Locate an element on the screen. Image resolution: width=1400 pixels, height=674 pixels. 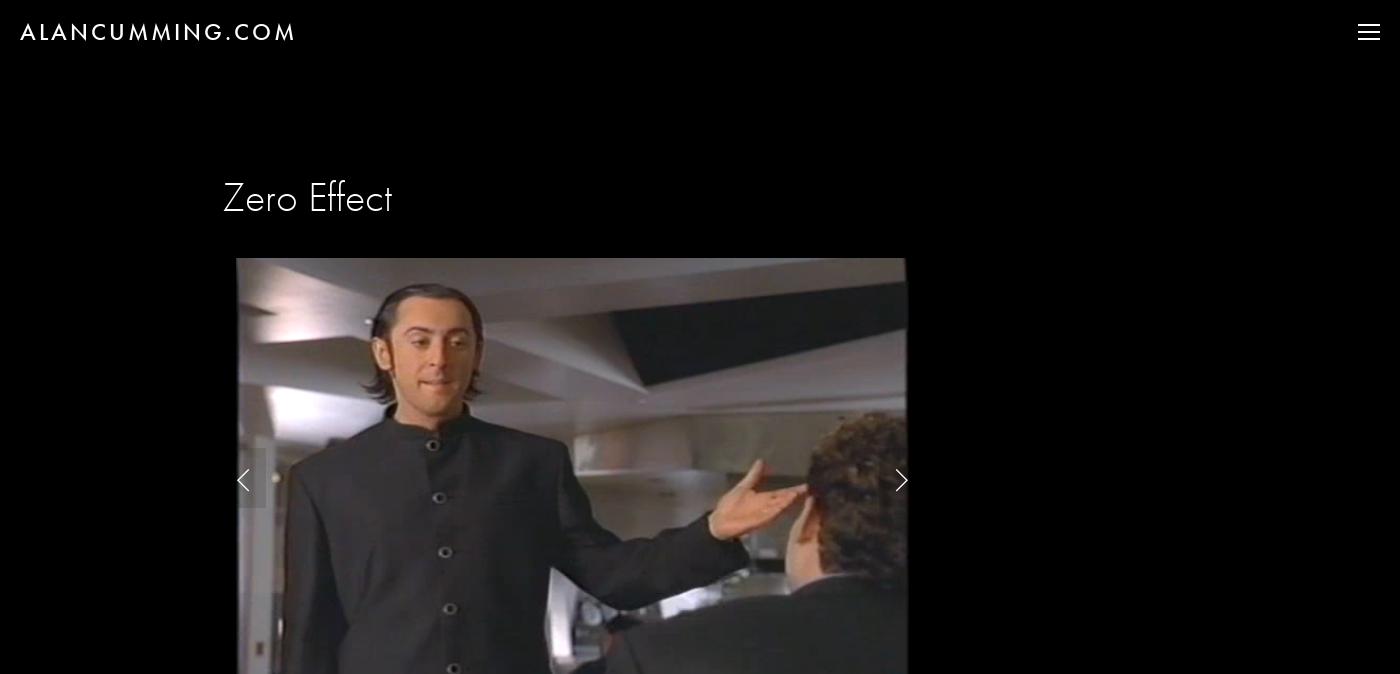
'CLUB CUMMING' is located at coordinates (1176, 299).